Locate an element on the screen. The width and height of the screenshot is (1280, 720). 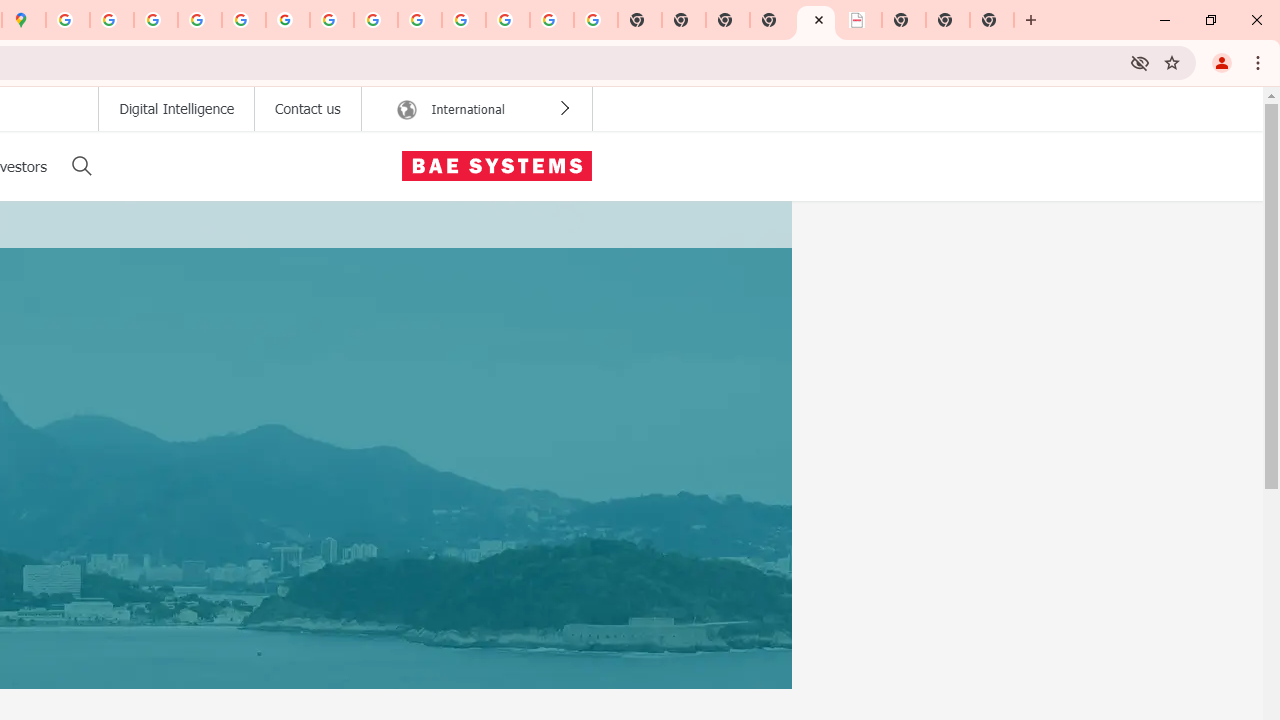
'BAE Systems Brasil | BAE Systems' is located at coordinates (860, 20).